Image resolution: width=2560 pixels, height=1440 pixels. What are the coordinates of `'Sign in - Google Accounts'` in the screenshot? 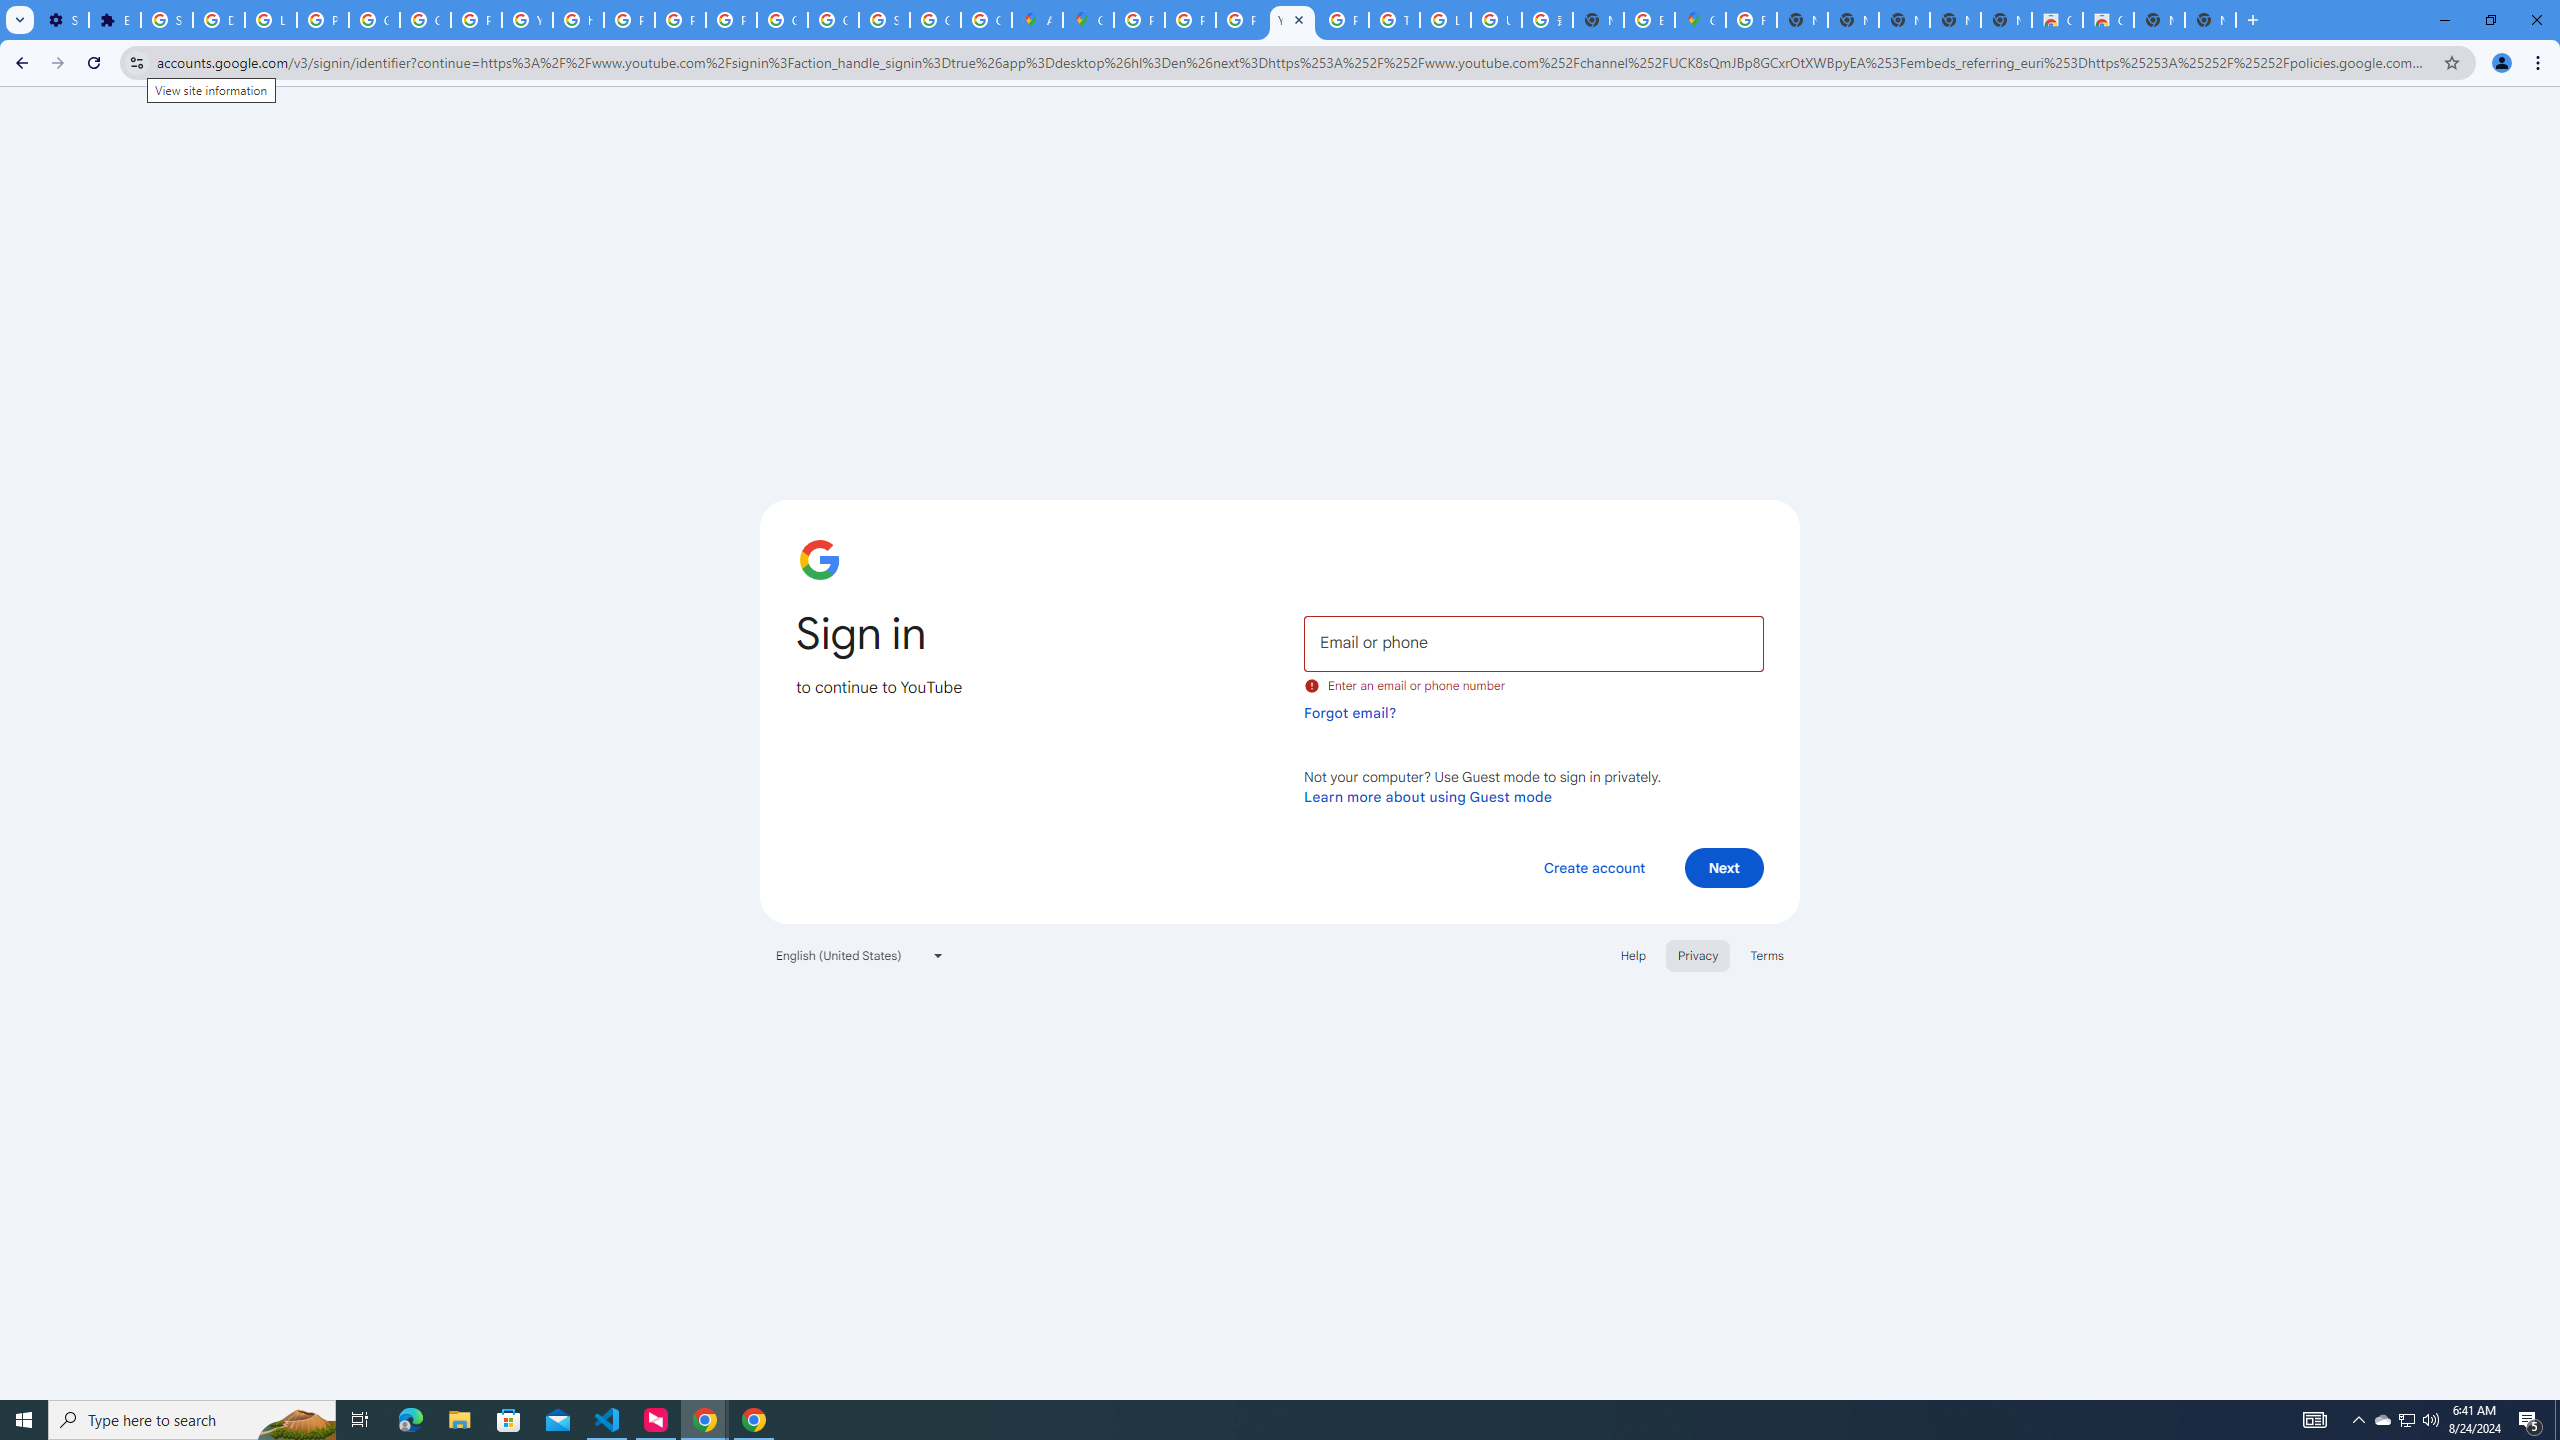 It's located at (167, 19).